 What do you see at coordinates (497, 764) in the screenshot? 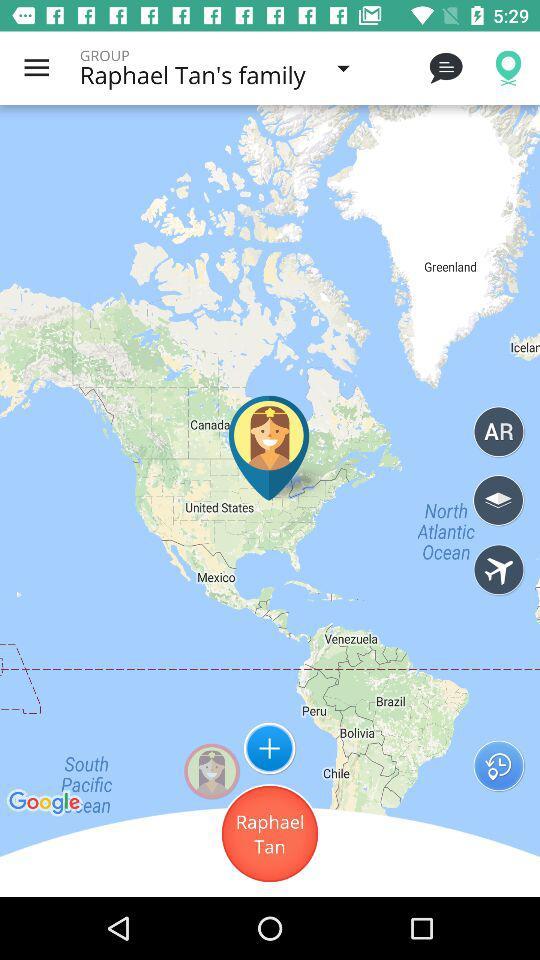
I see `the icon next to raphael tan` at bounding box center [497, 764].